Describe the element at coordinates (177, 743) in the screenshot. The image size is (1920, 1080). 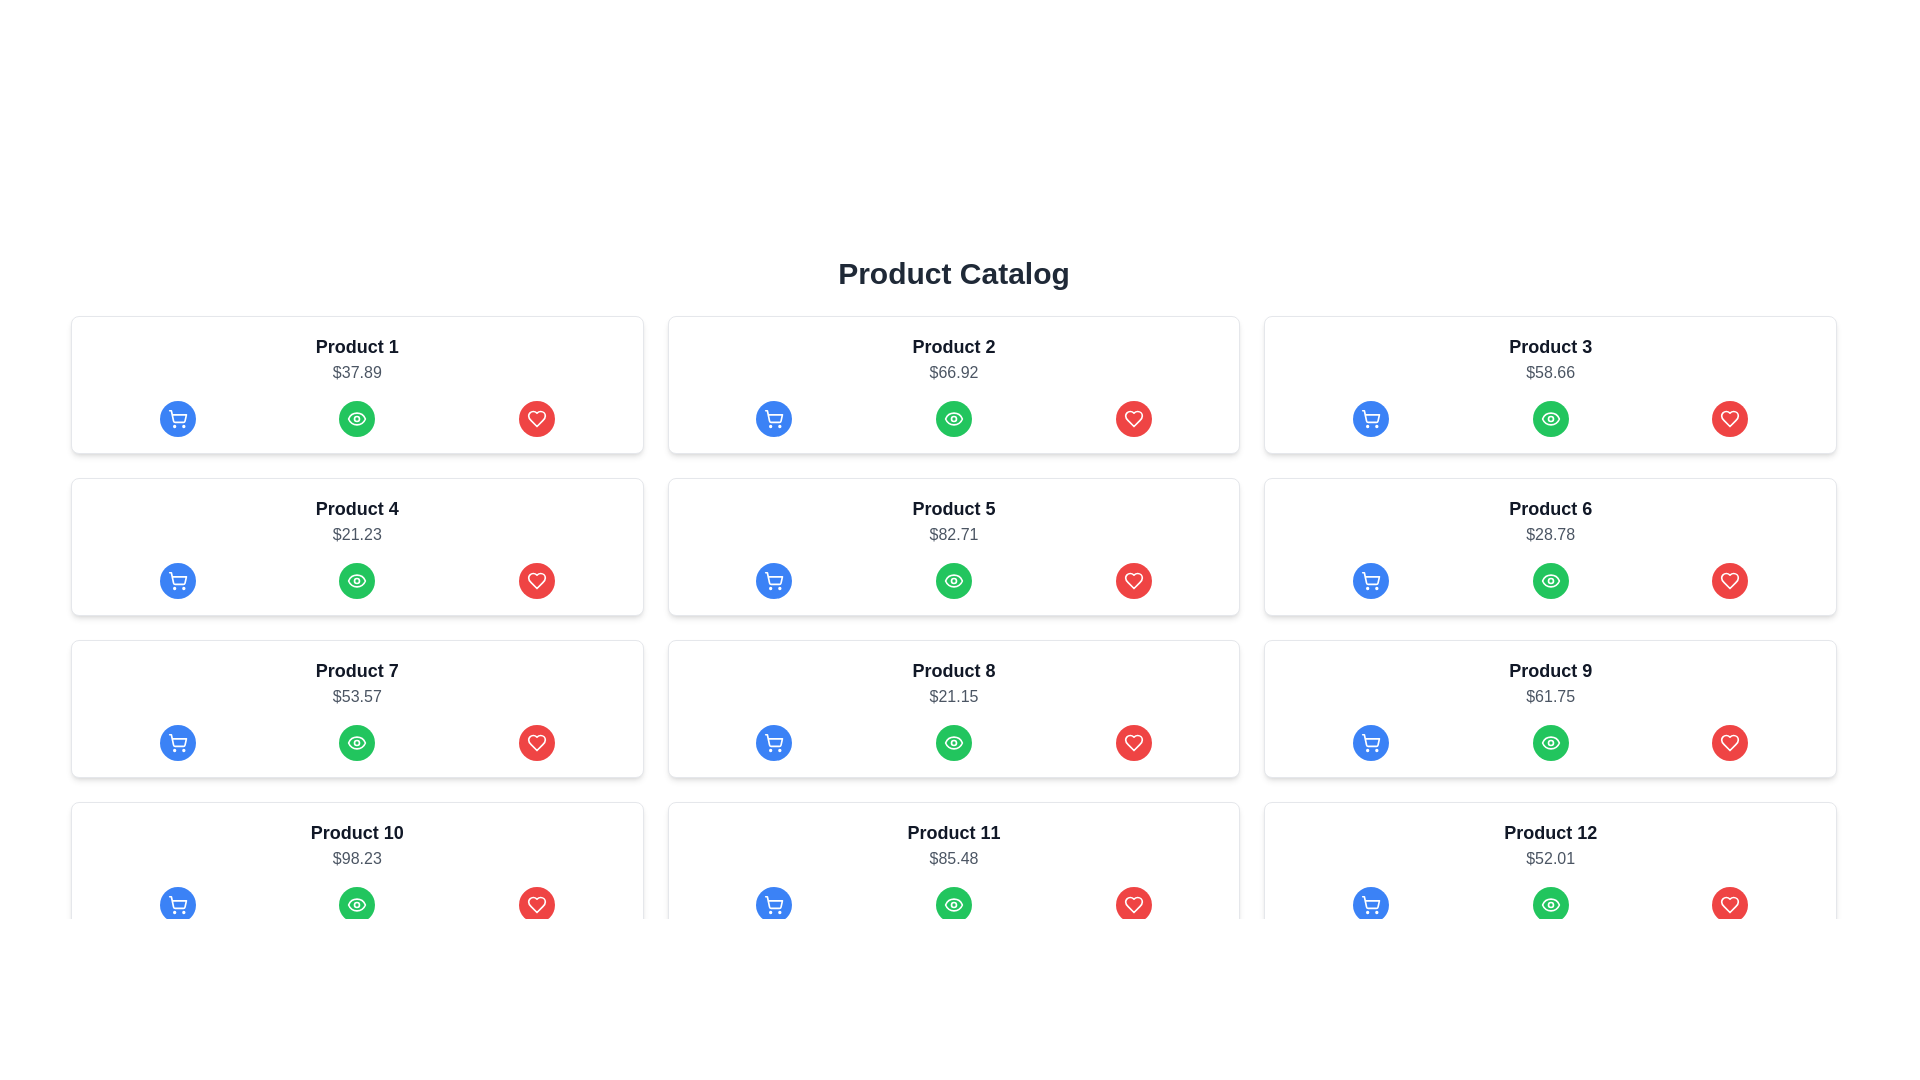
I see `the leftmost button in the horizontal group at the bottom of the third product card in the first column of the product grid to observe the hover effect` at that location.